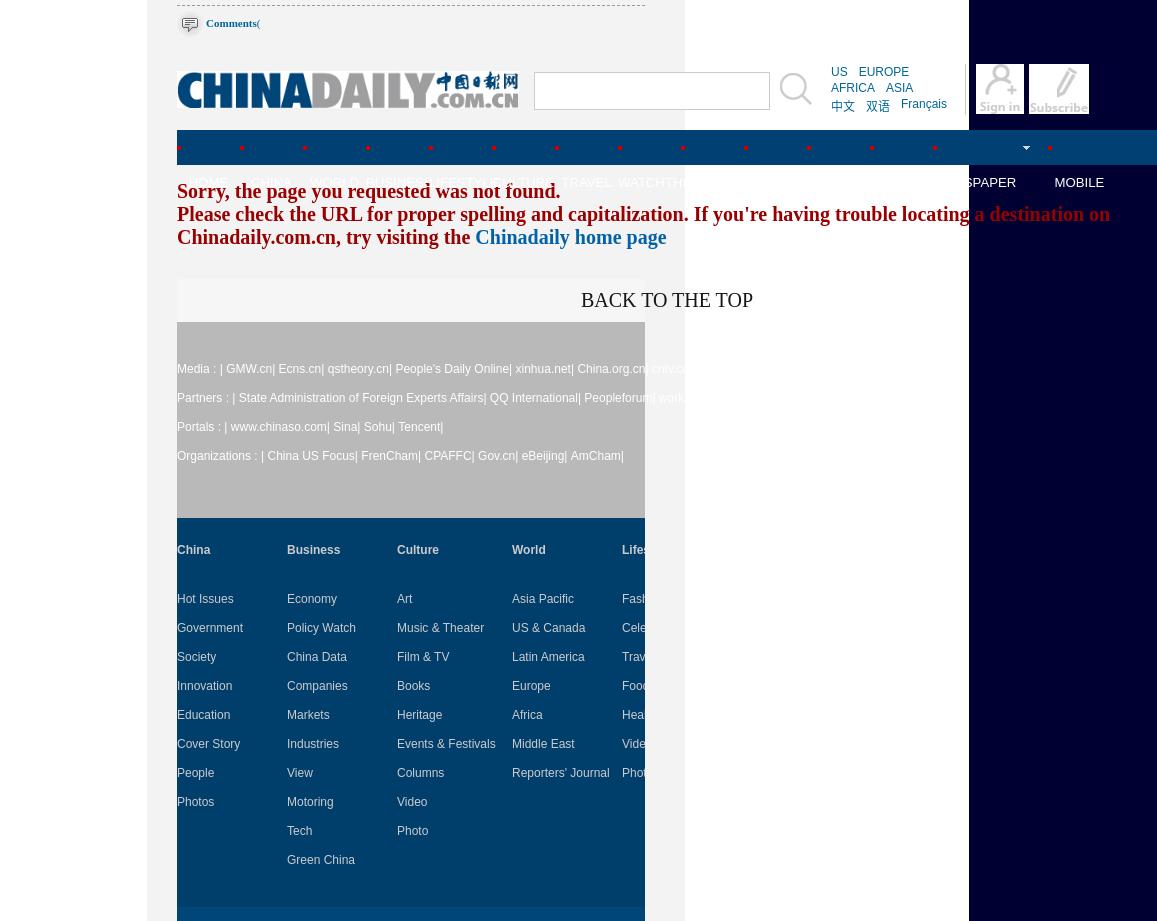 This screenshot has height=921, width=1157. What do you see at coordinates (477, 455) in the screenshot?
I see `'Gov.cn|'` at bounding box center [477, 455].